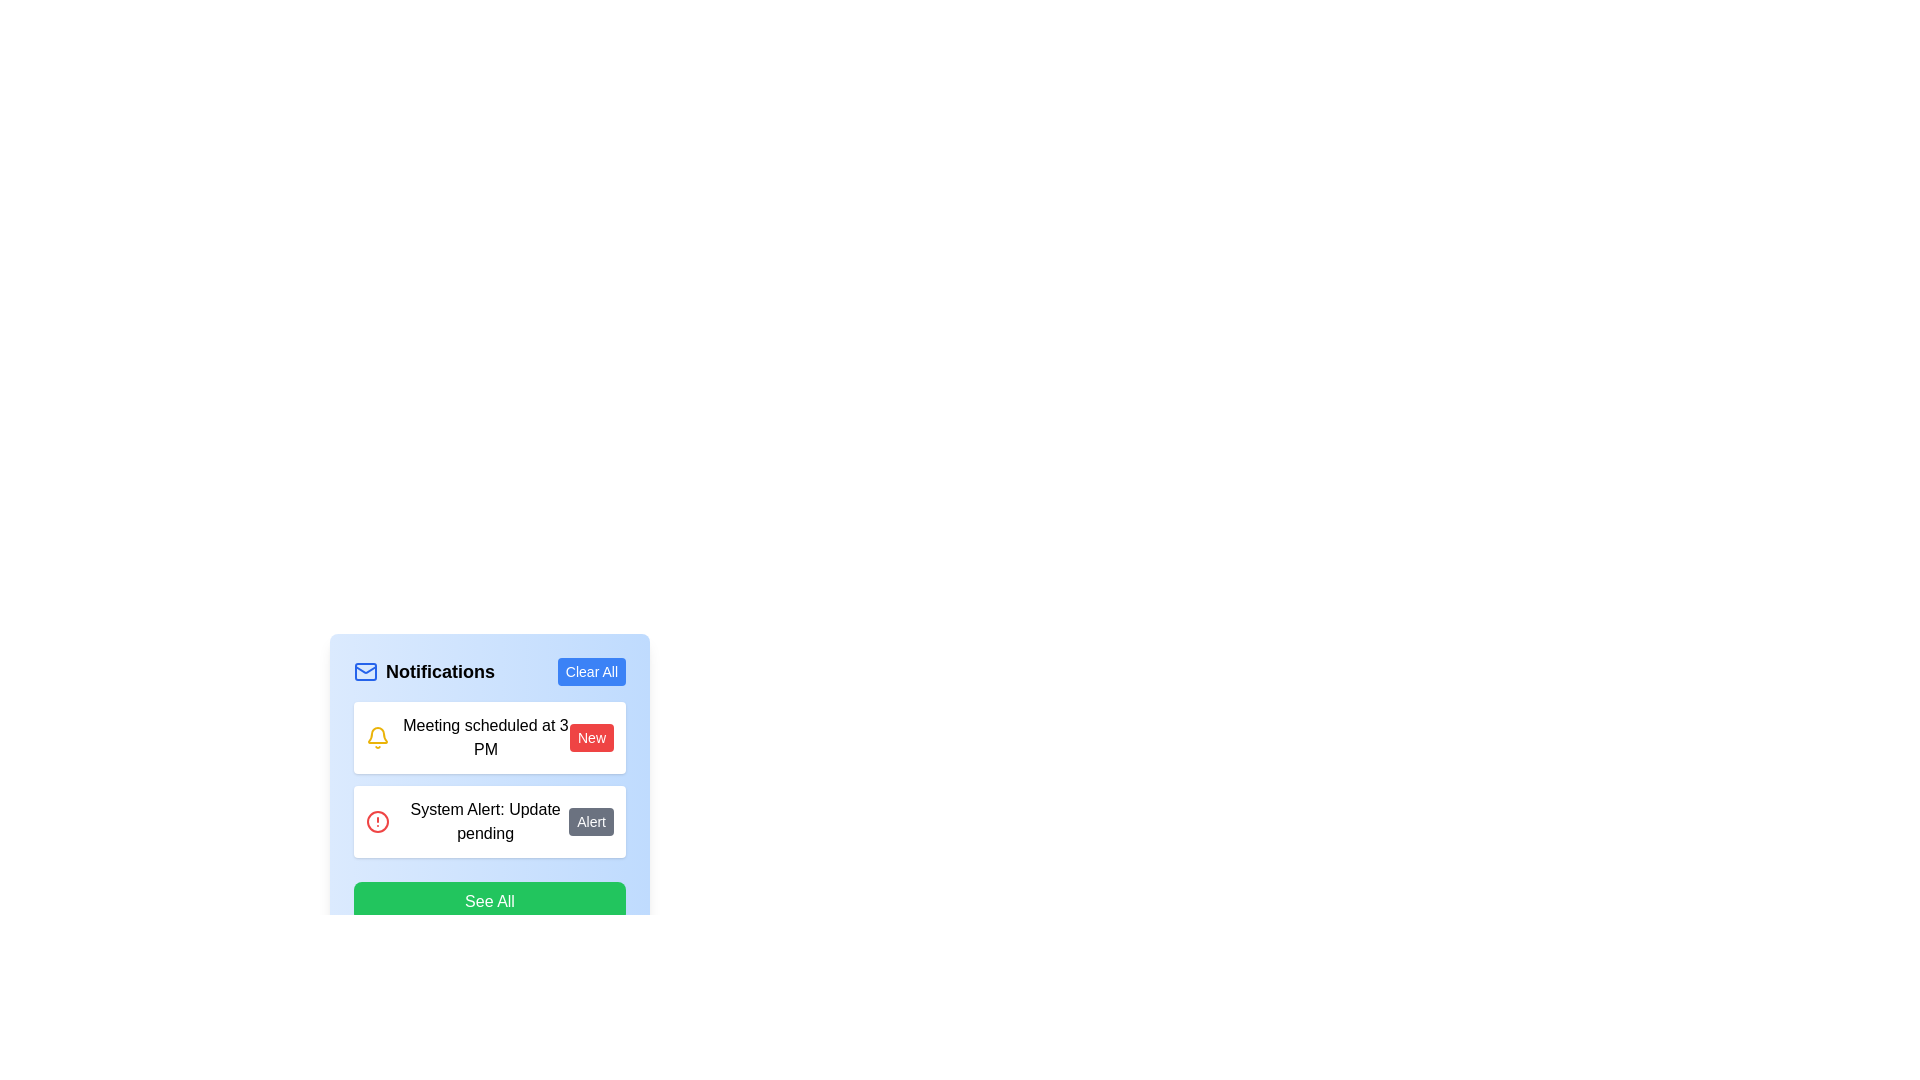 Image resolution: width=1920 pixels, height=1080 pixels. What do you see at coordinates (378, 821) in the screenshot?
I see `the circular graphic element with a red stroke that is part of the alert icon in the notification interface, located adjacent to the 'System Alert: Update pending' notification text` at bounding box center [378, 821].